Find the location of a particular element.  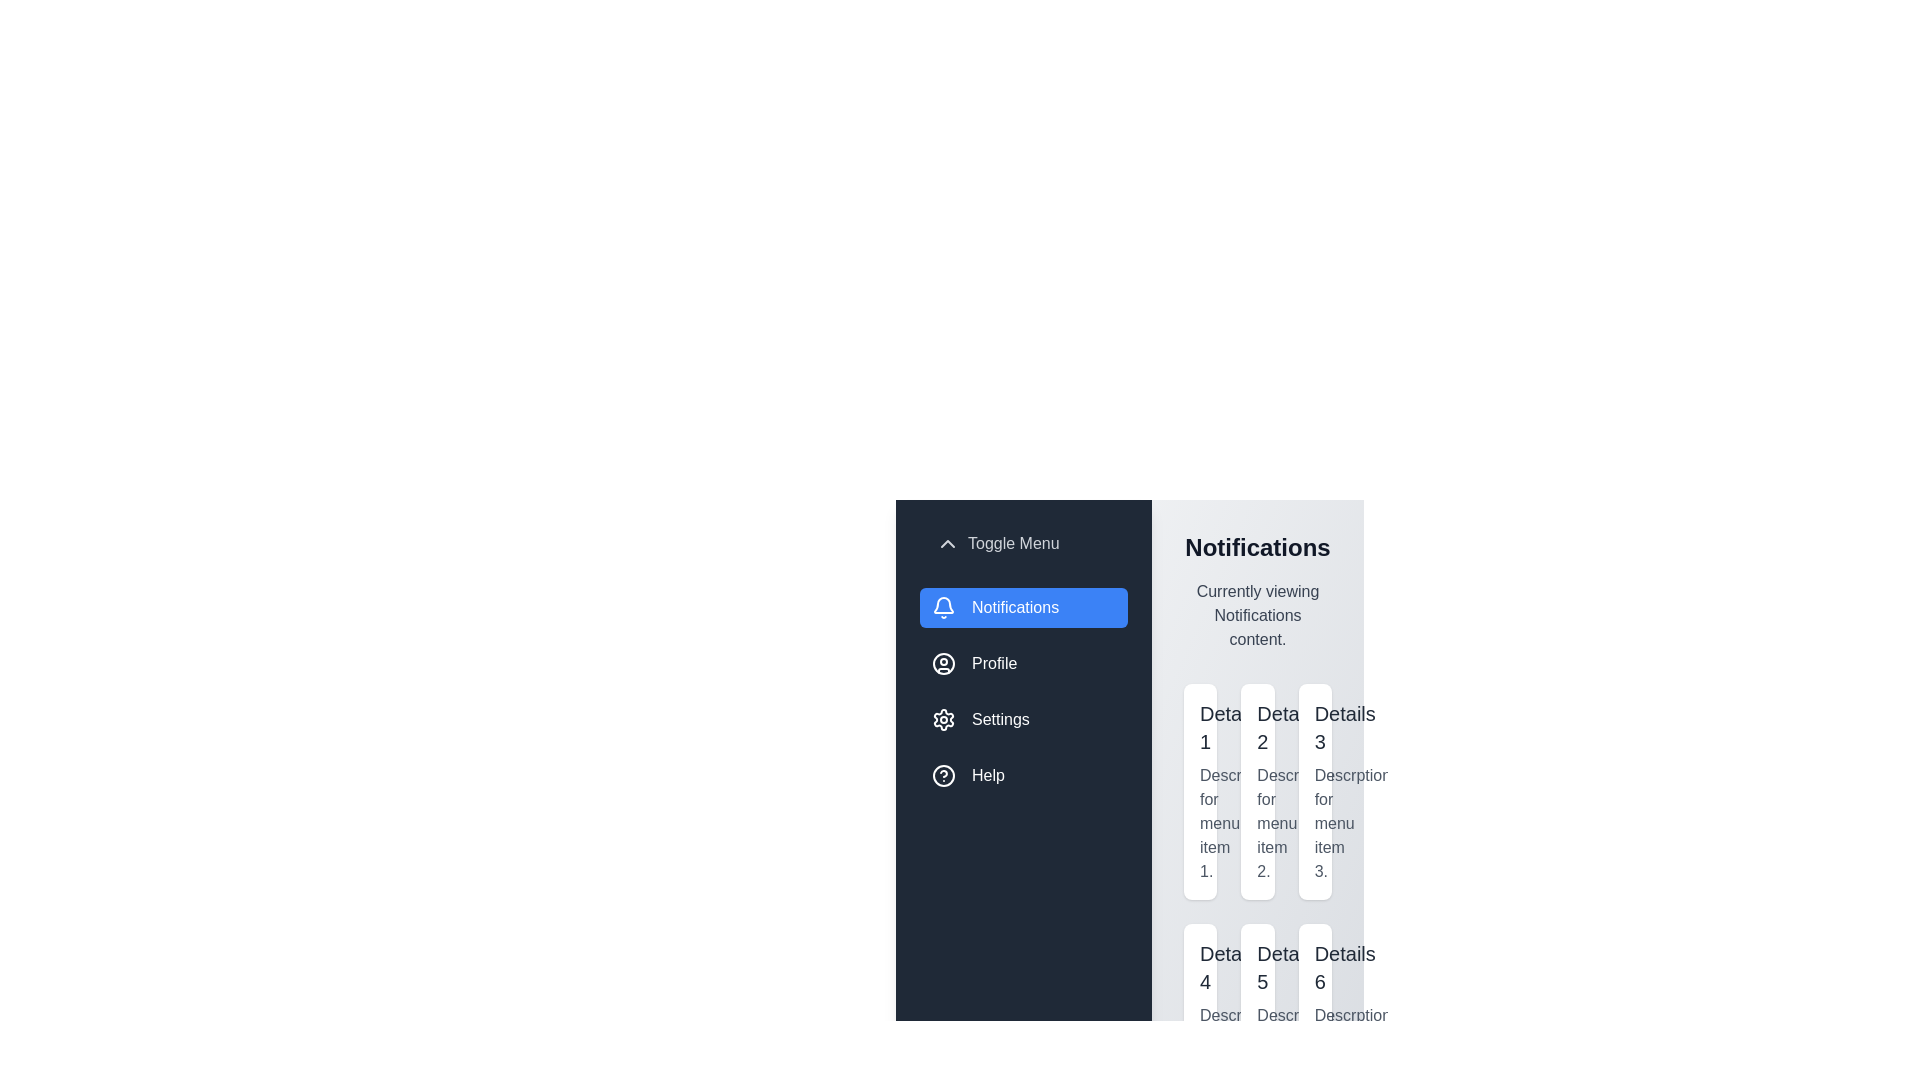

the menu item Notifications to switch the active content is located at coordinates (1023, 607).